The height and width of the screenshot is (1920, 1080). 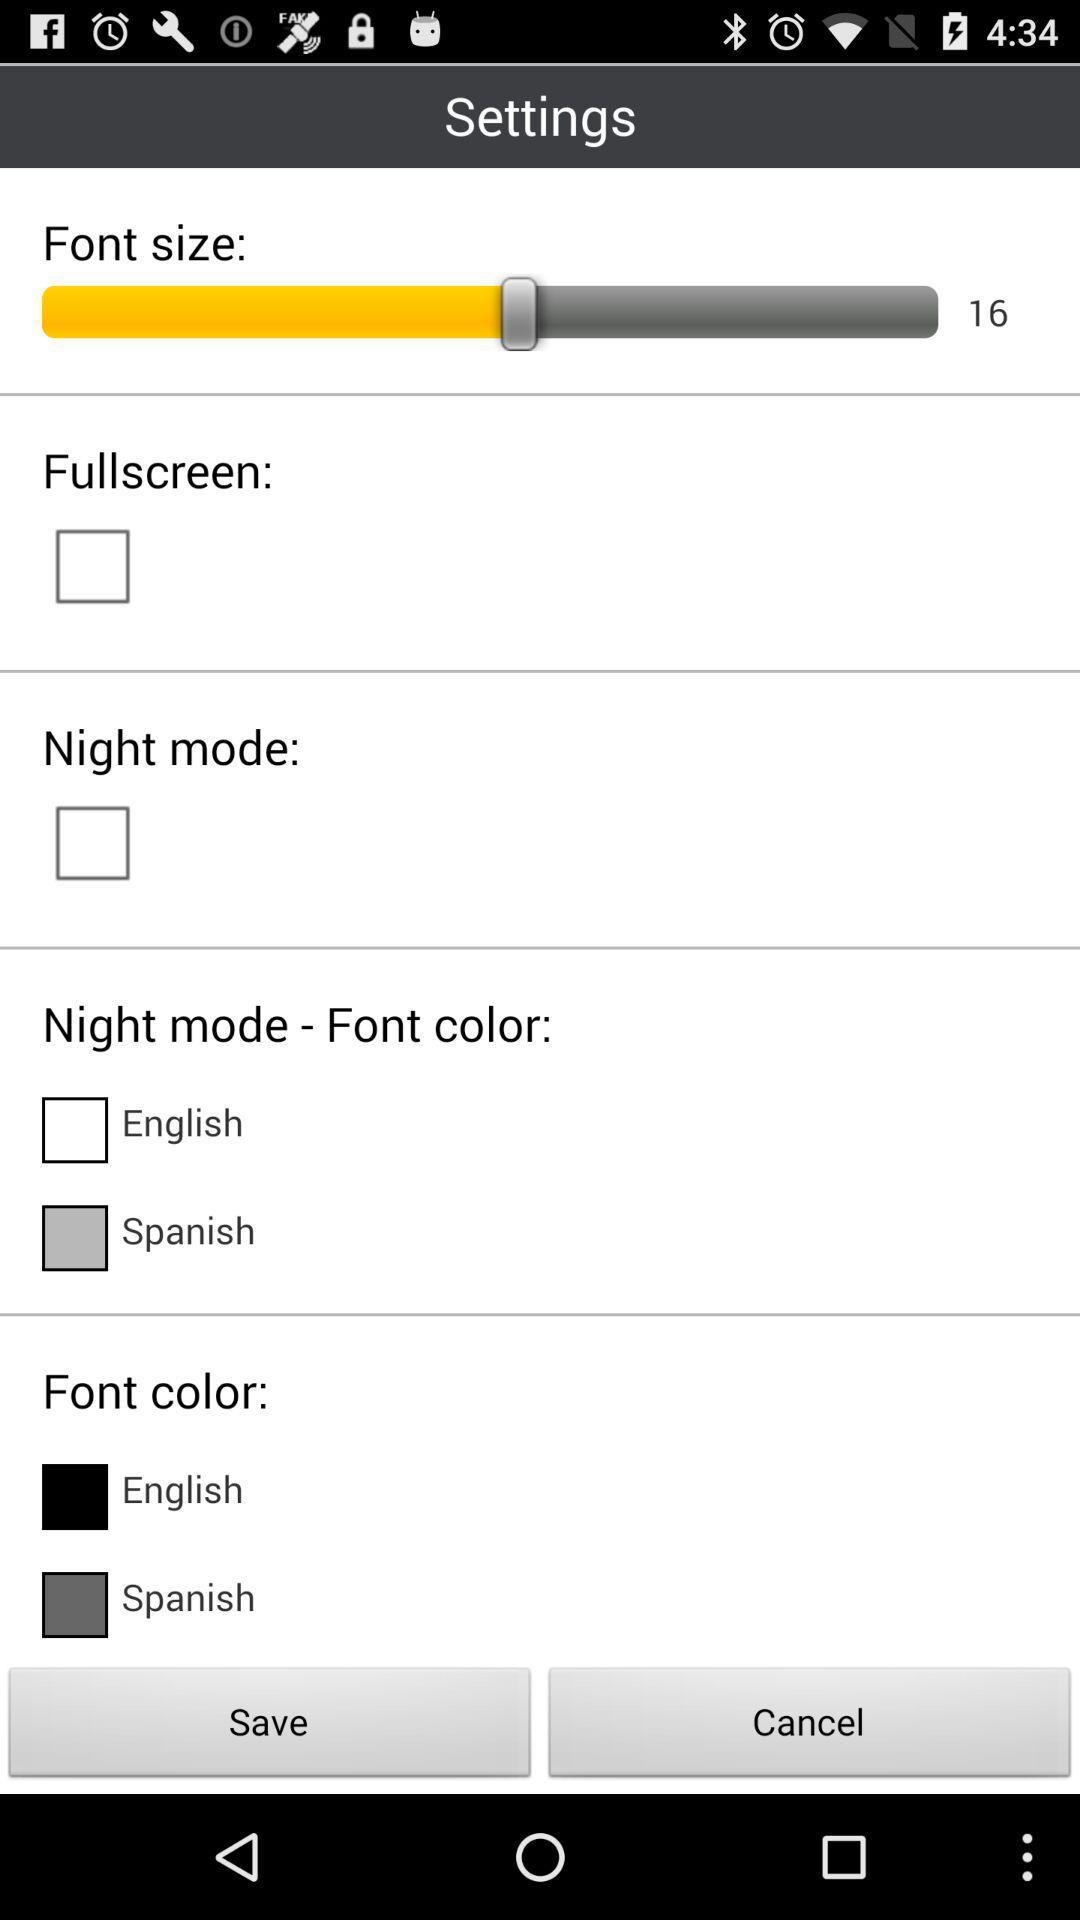 I want to click on language, so click(x=73, y=1237).